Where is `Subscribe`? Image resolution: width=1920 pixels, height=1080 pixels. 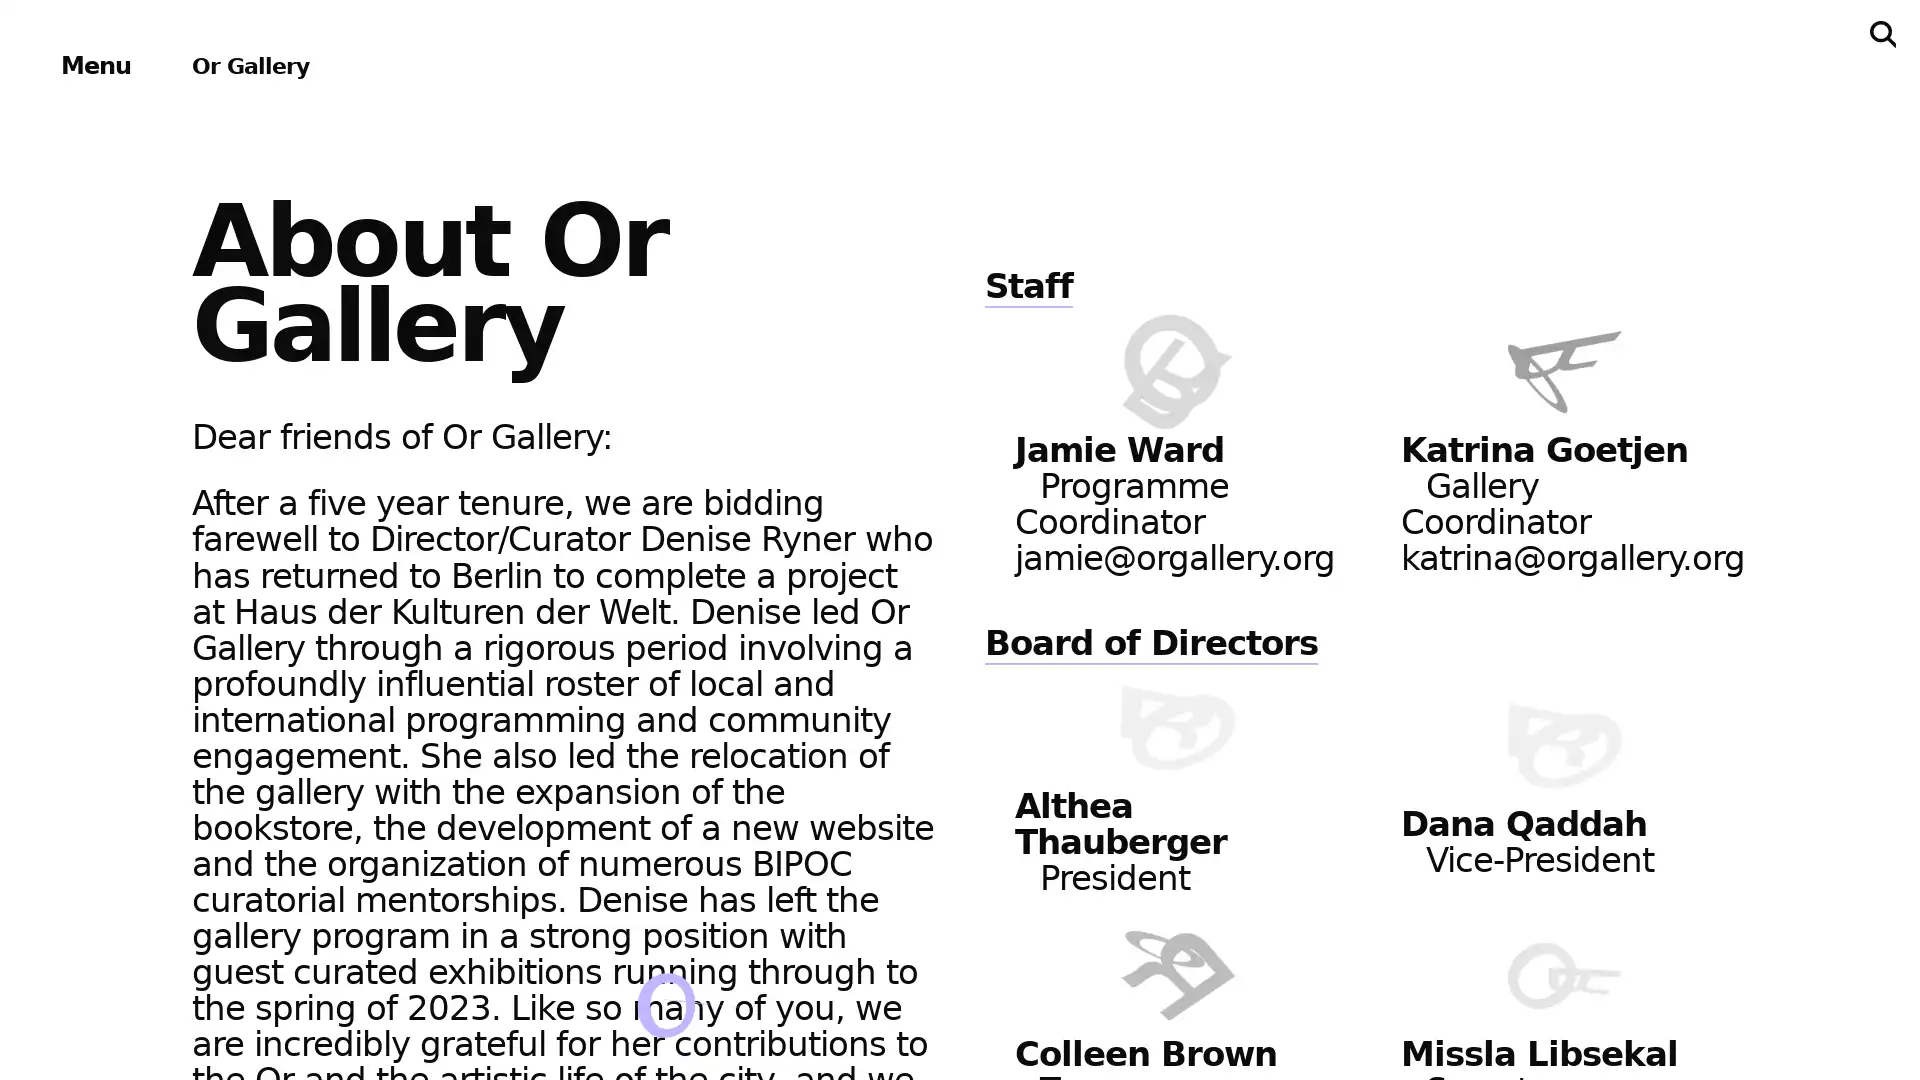
Subscribe is located at coordinates (1164, 416).